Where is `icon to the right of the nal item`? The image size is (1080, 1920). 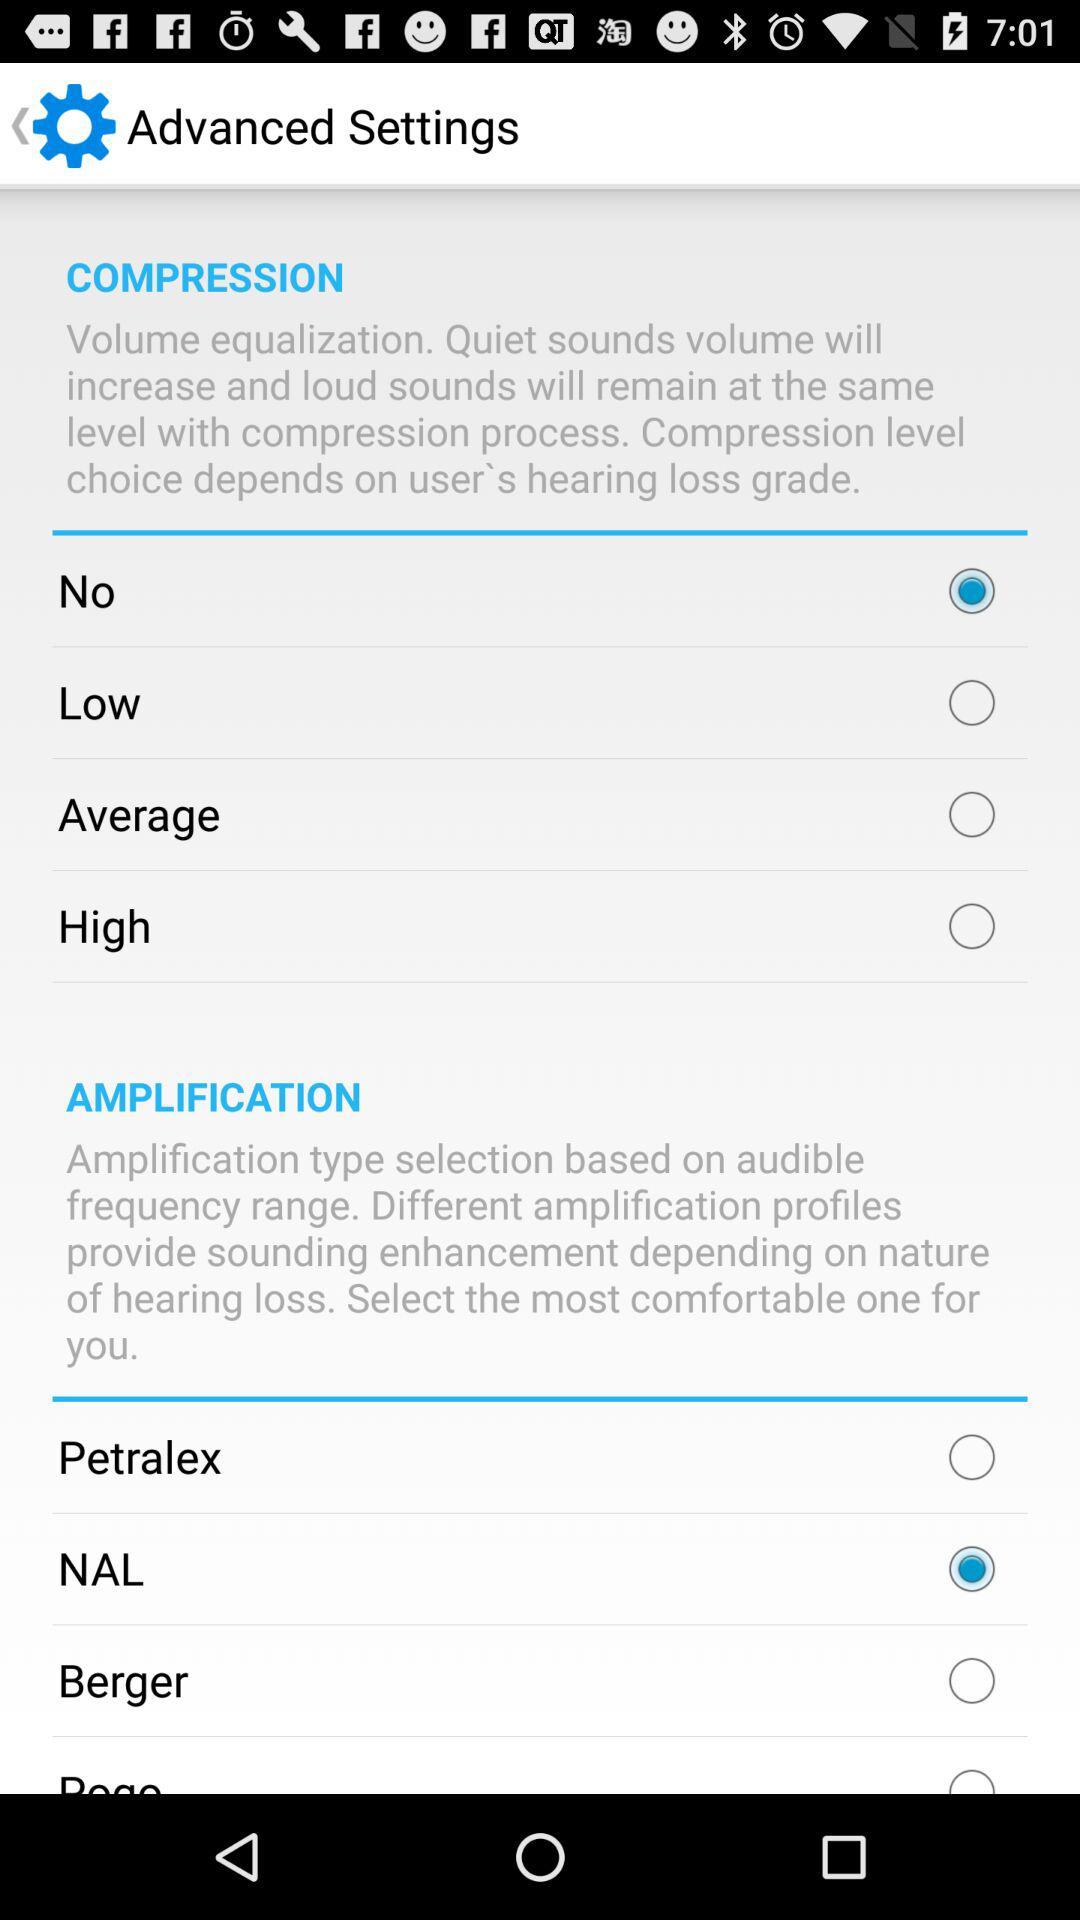 icon to the right of the nal item is located at coordinates (971, 1568).